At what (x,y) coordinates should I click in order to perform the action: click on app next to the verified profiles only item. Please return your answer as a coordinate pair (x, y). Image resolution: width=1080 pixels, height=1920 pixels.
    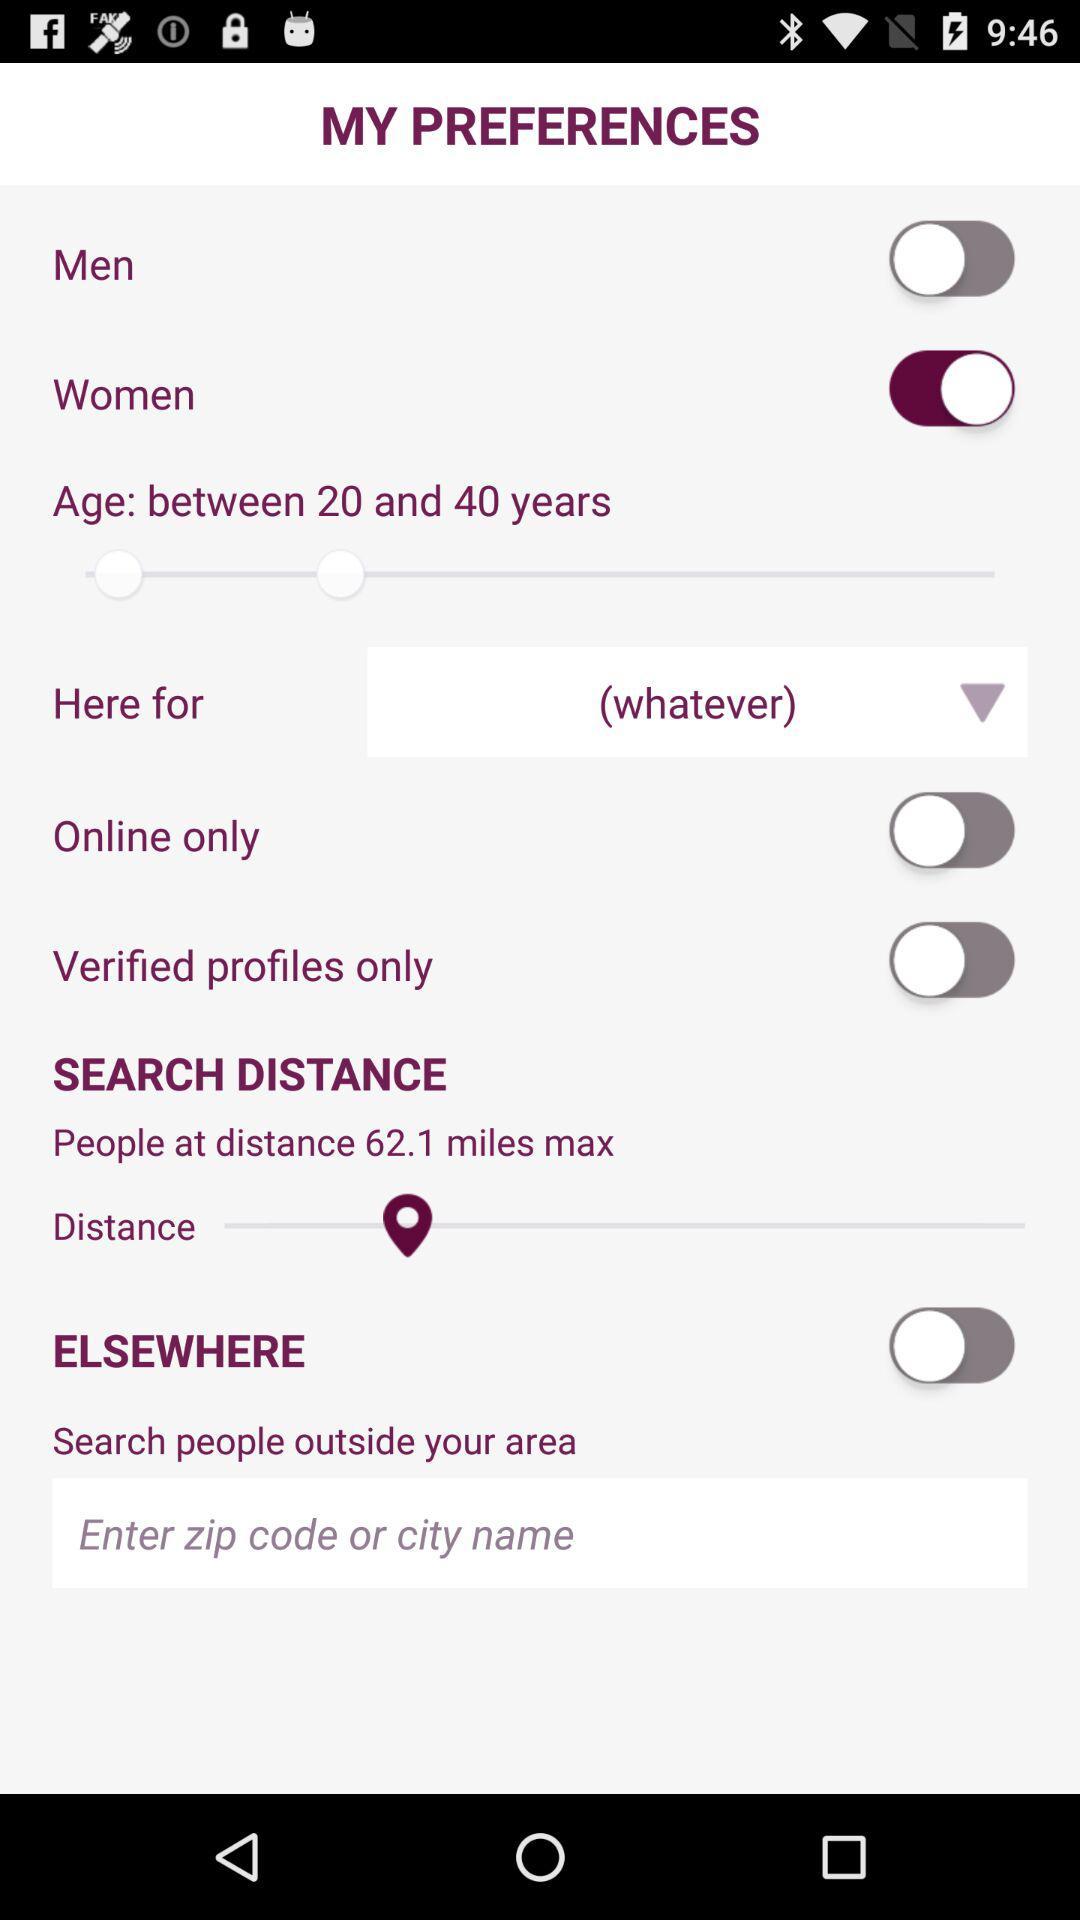
    Looking at the image, I should click on (952, 964).